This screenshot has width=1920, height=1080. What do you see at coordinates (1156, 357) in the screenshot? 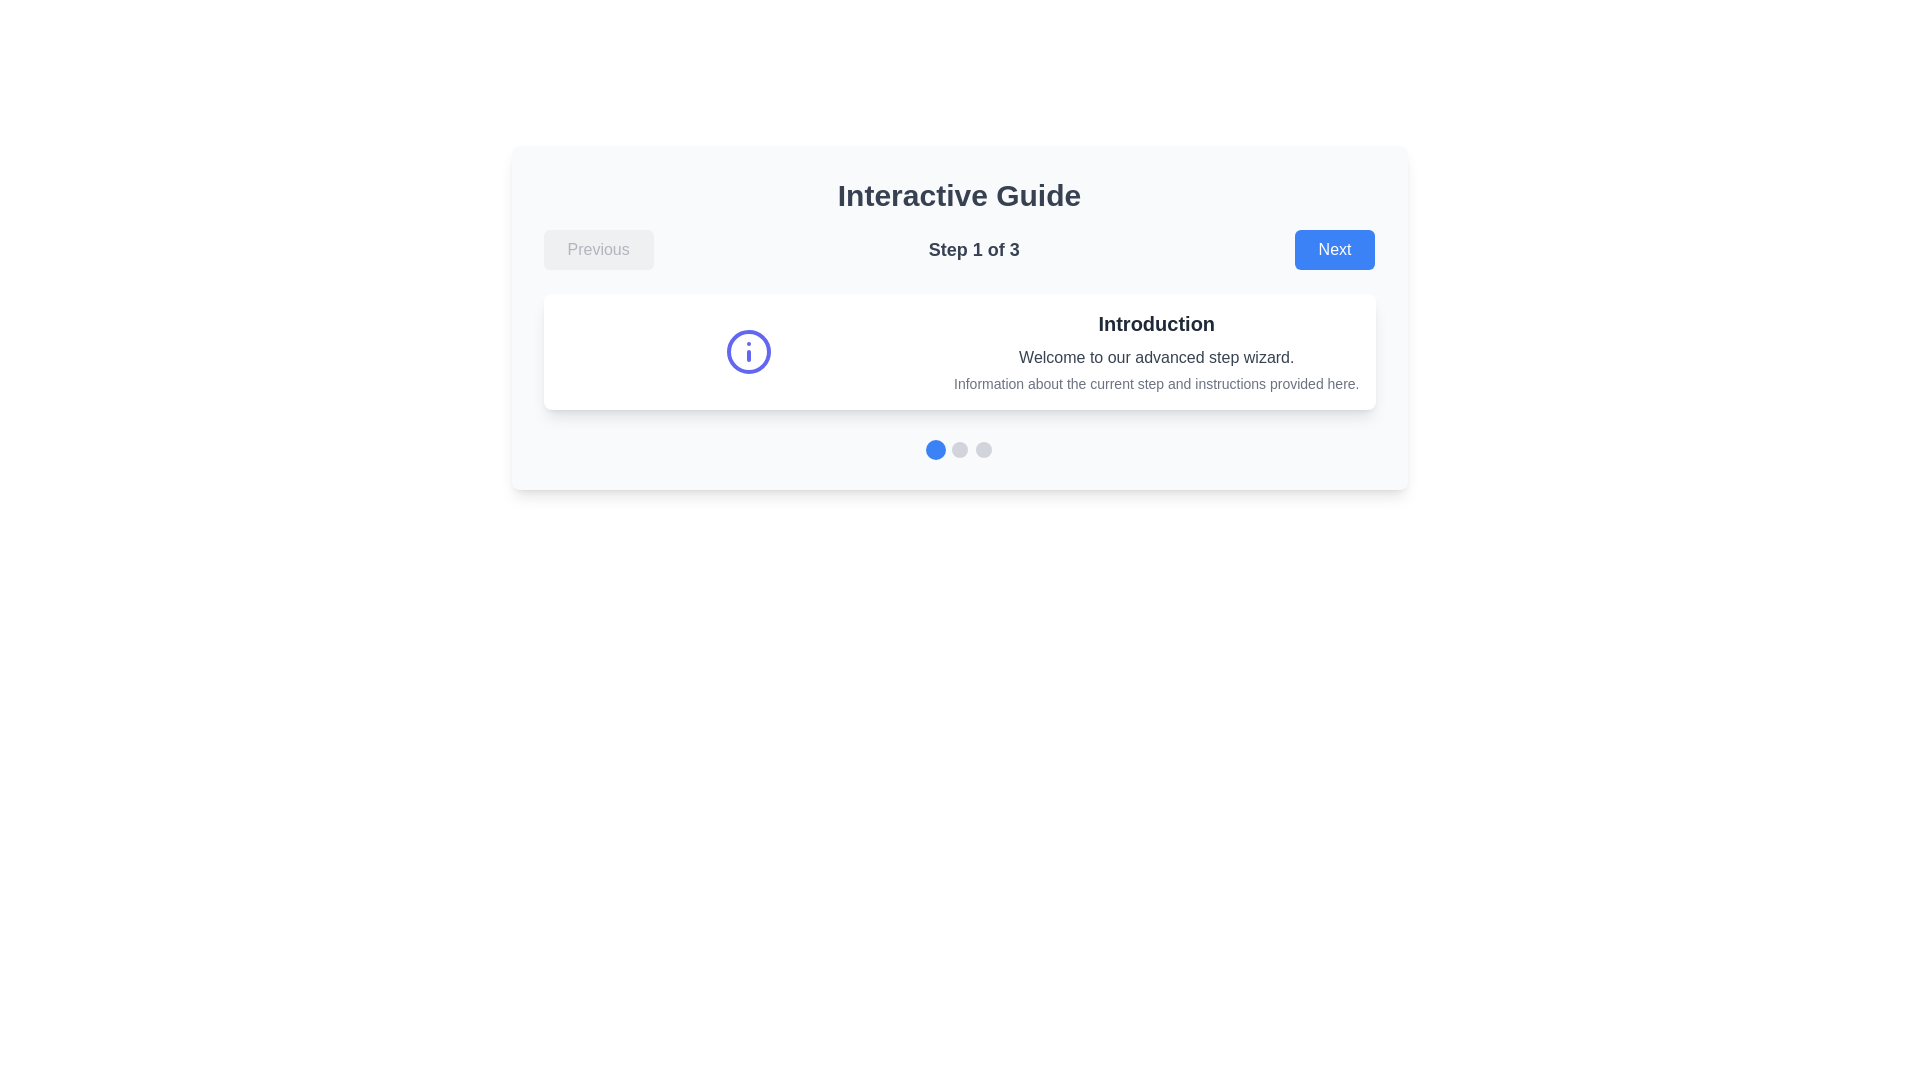
I see `the inviting message text located below the header 'Introduction' in the step wizard interface` at bounding box center [1156, 357].